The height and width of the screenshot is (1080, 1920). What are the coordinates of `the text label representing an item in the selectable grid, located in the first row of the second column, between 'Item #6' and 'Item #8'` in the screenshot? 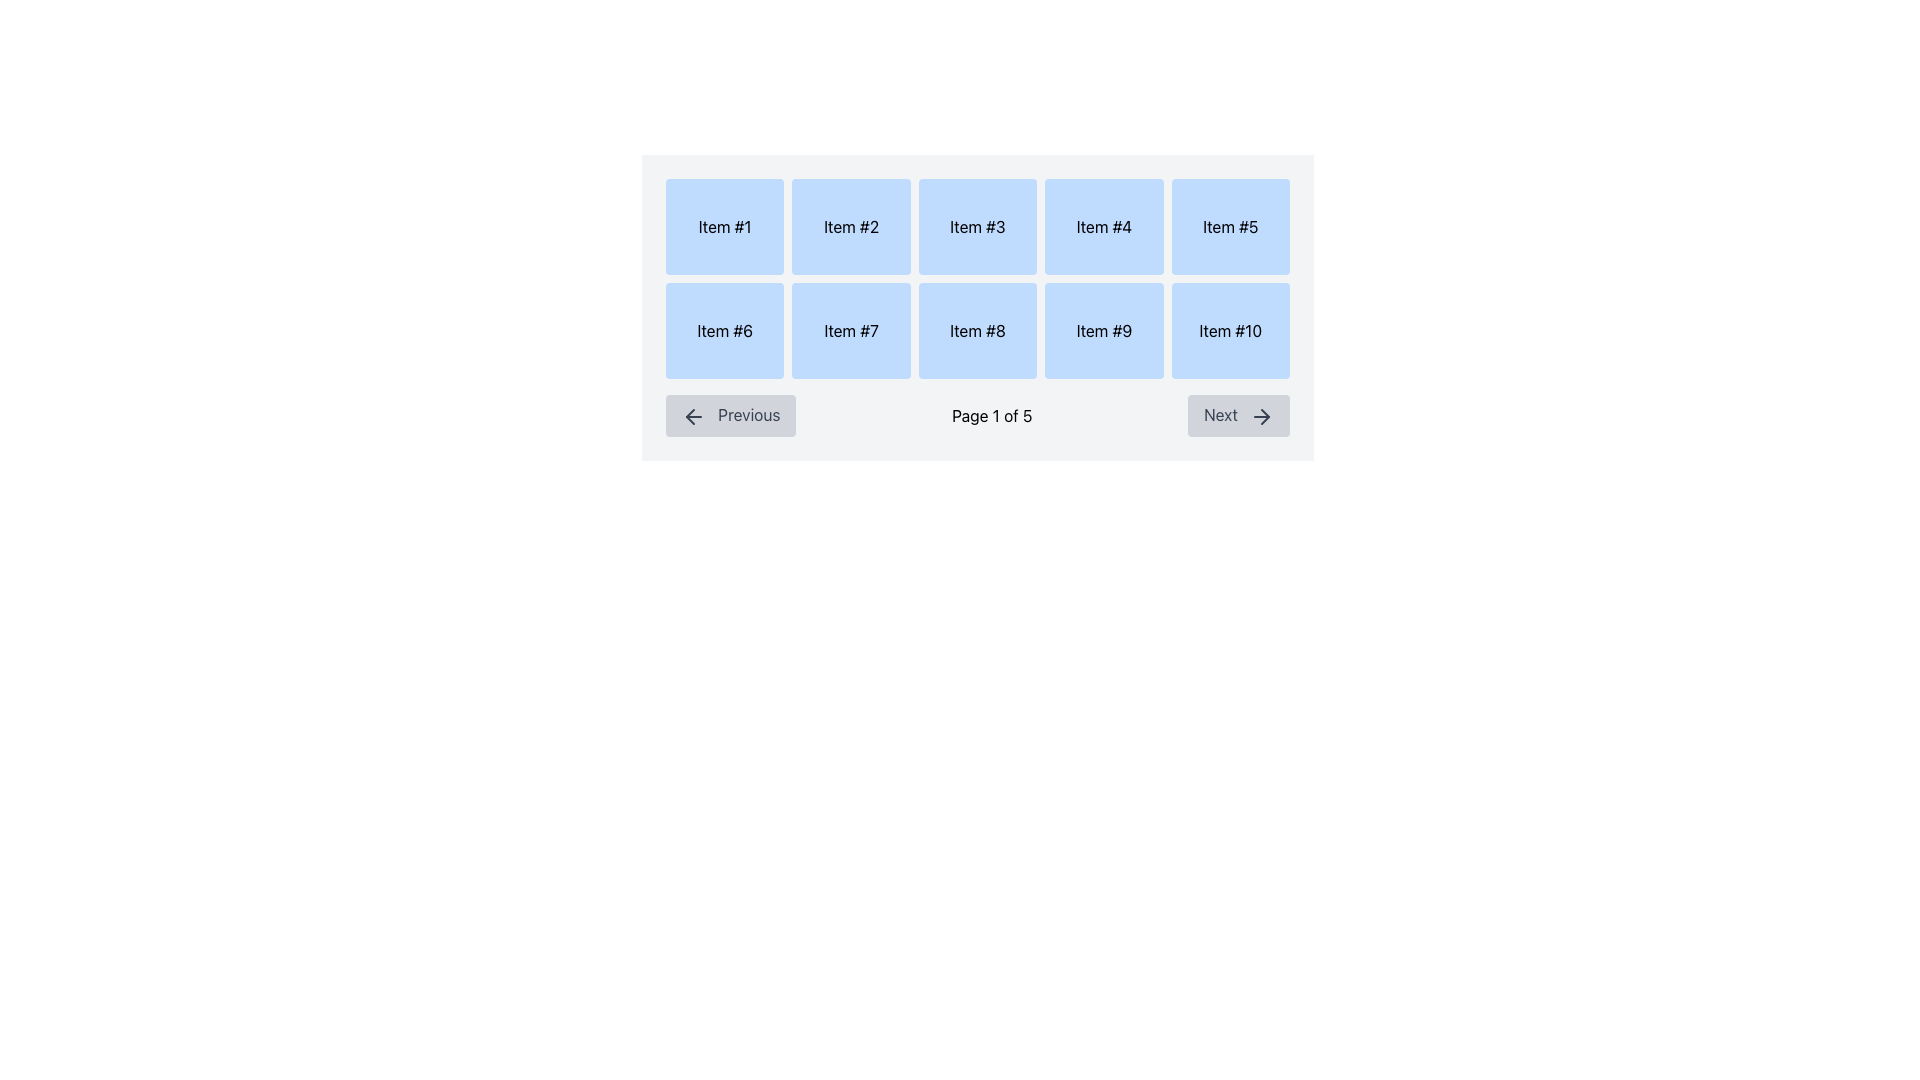 It's located at (851, 330).